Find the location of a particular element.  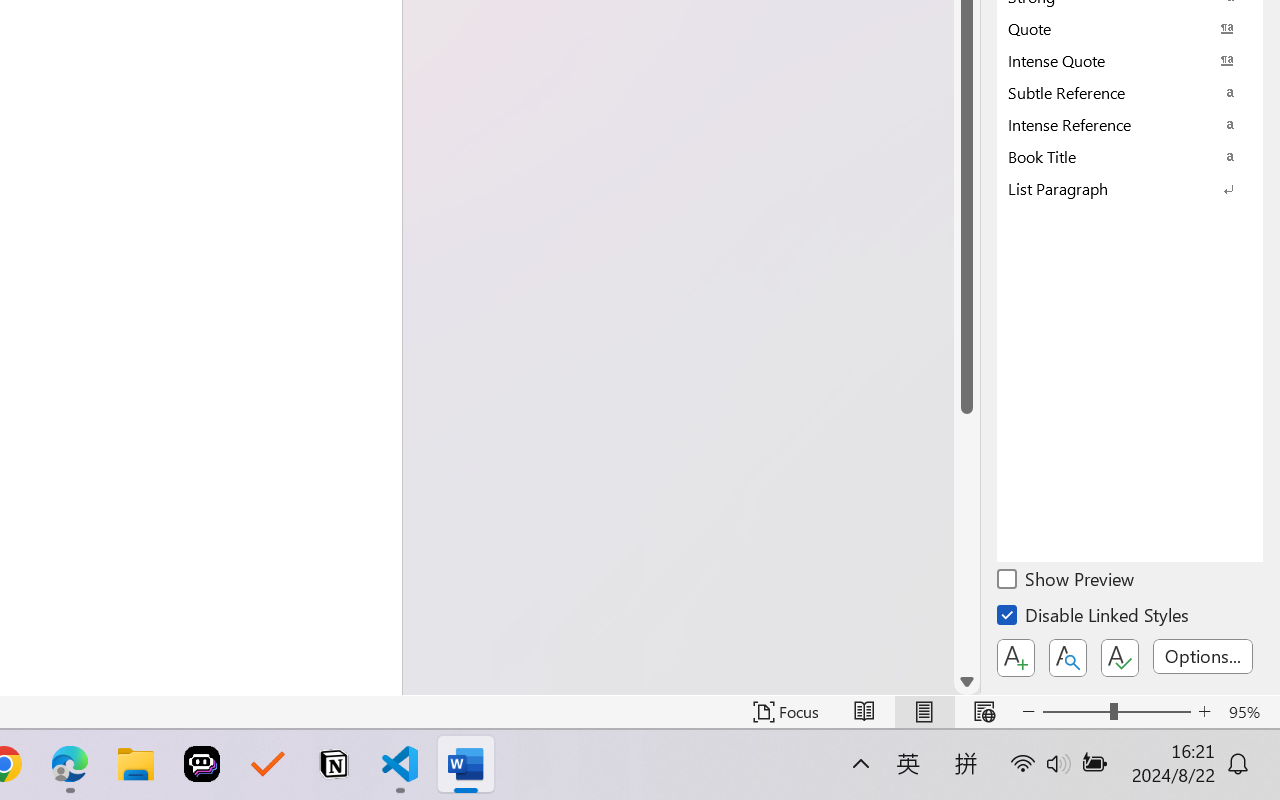

'List Paragraph' is located at coordinates (1130, 187).